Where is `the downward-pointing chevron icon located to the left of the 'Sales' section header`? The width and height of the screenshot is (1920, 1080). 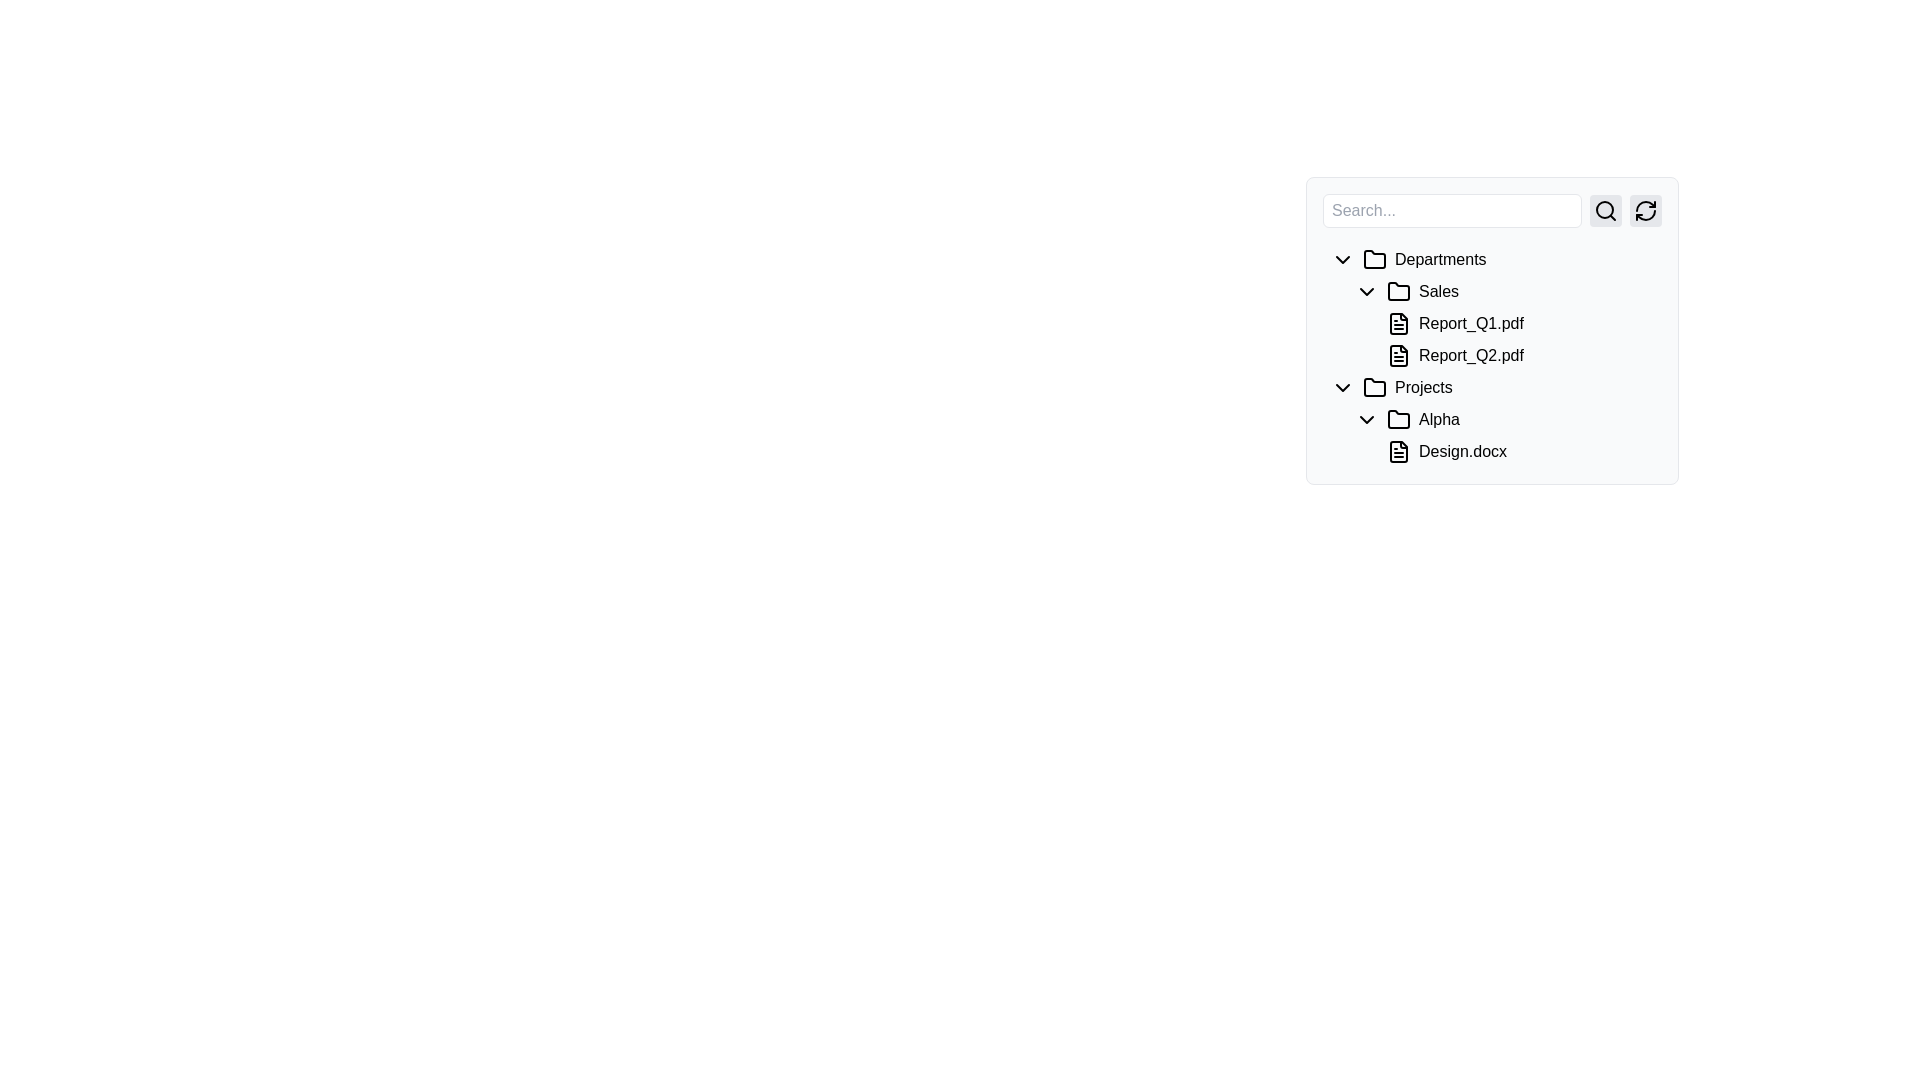
the downward-pointing chevron icon located to the left of the 'Sales' section header is located at coordinates (1366, 292).